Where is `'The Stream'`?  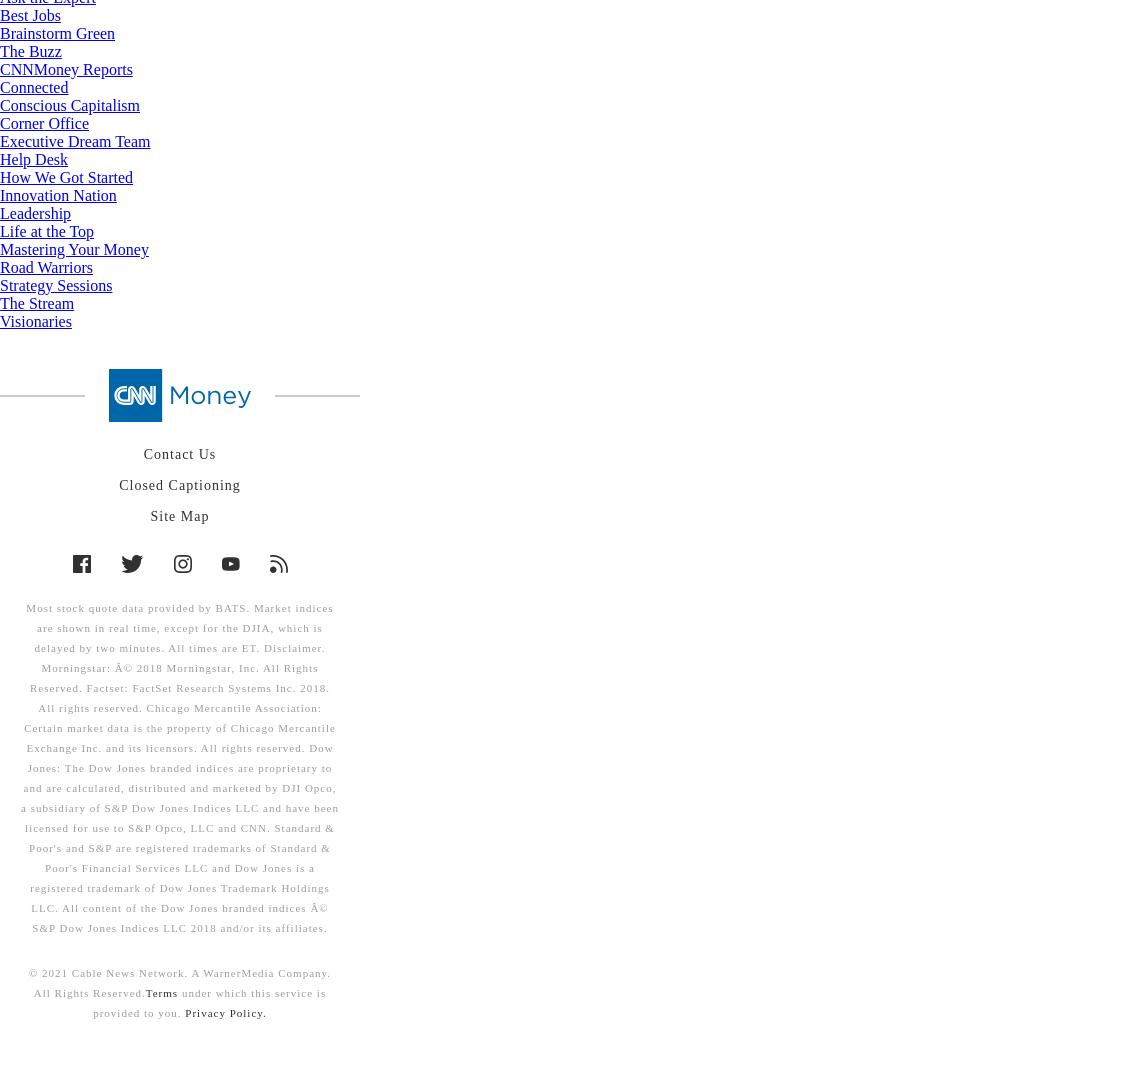 'The Stream' is located at coordinates (37, 302).